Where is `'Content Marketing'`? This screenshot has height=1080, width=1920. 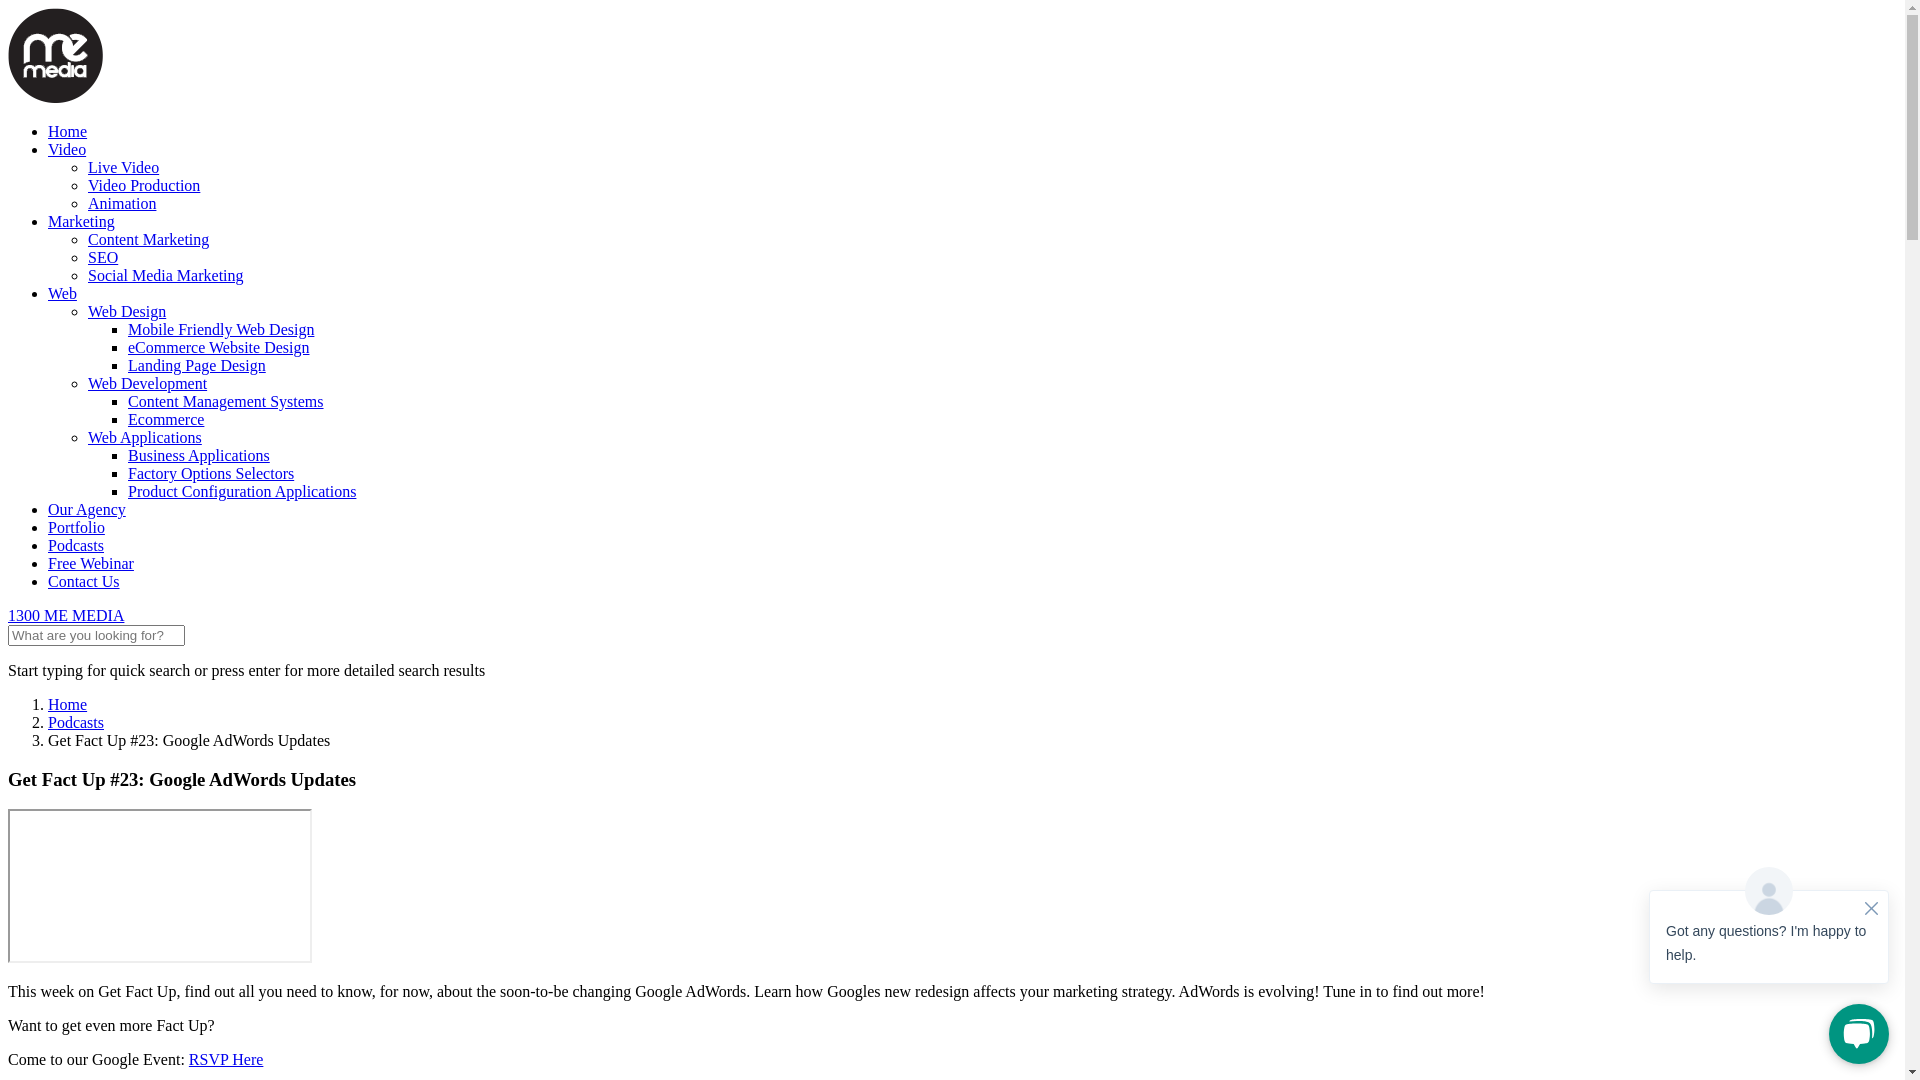
'Content Marketing' is located at coordinates (86, 238).